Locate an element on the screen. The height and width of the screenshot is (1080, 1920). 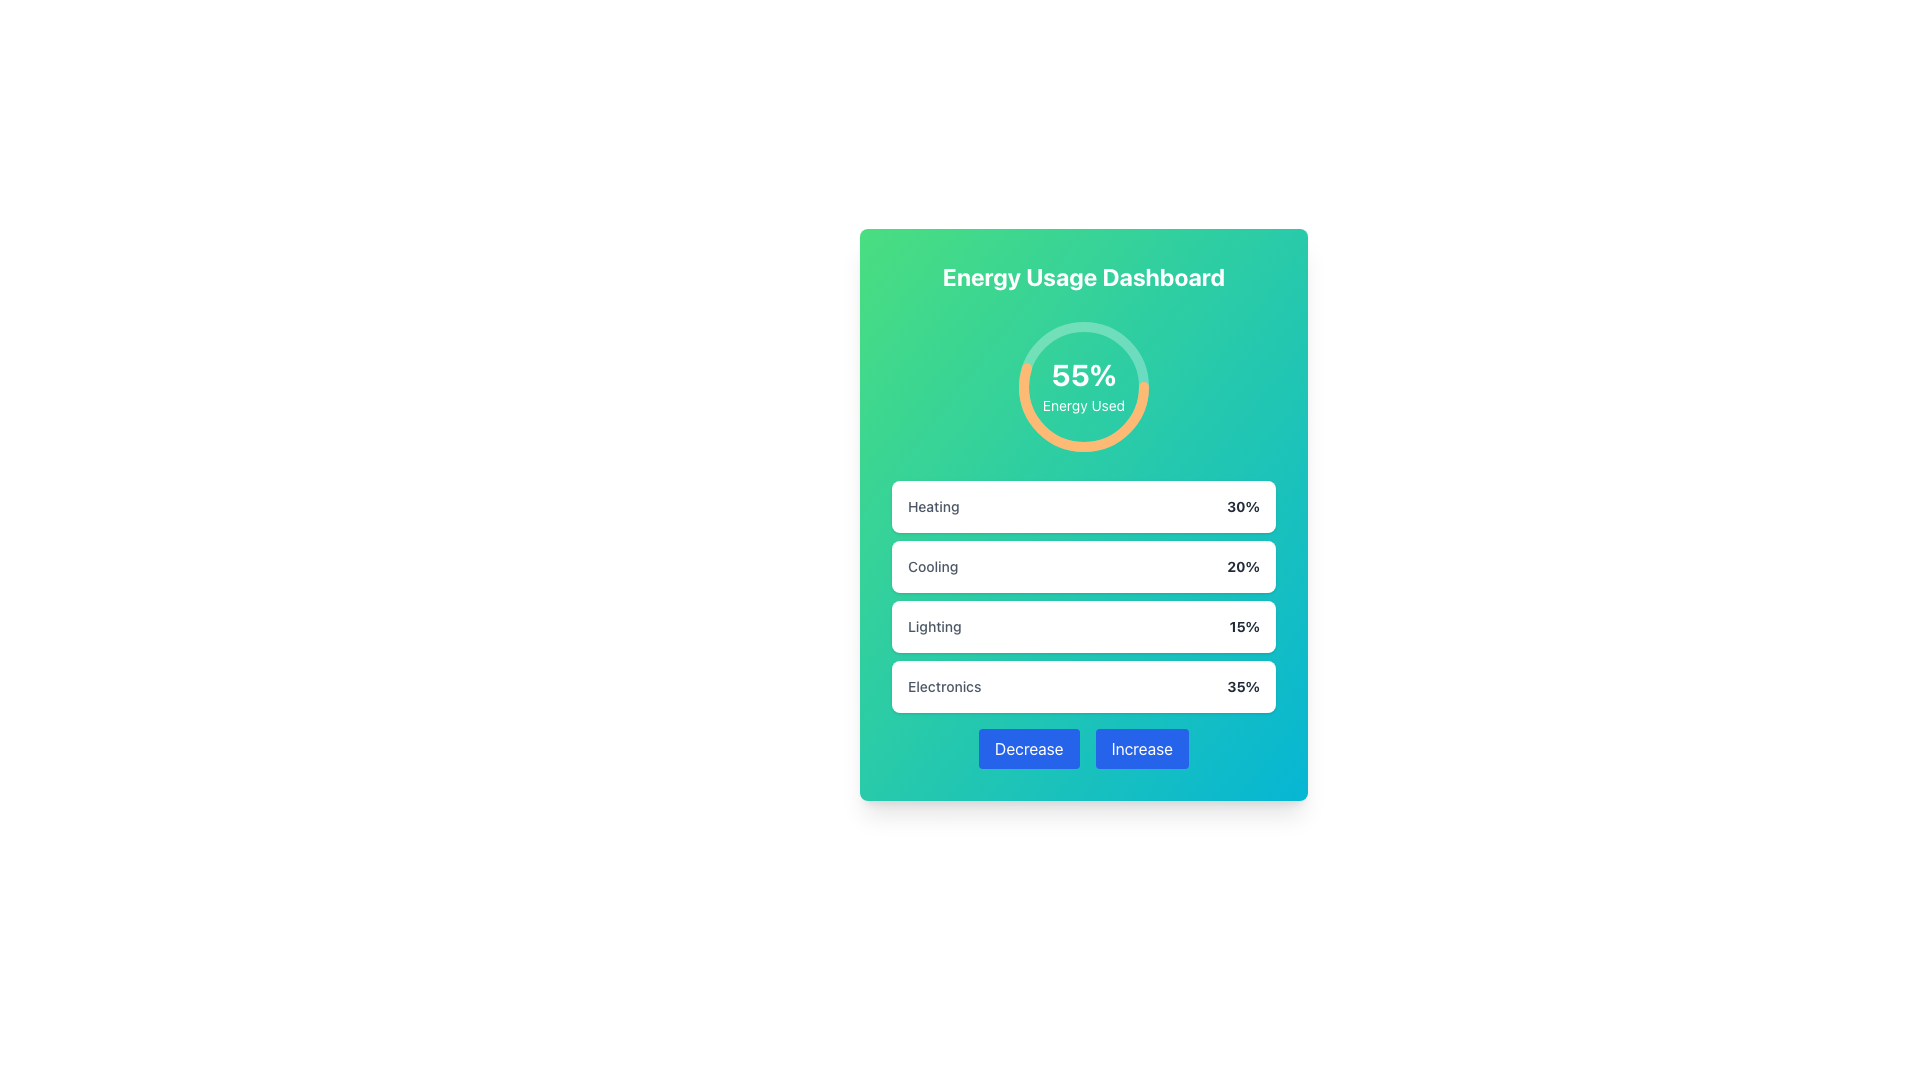
the dashboard header text label element for accessibility purposes by moving the cursor to its center point is located at coordinates (1083, 277).